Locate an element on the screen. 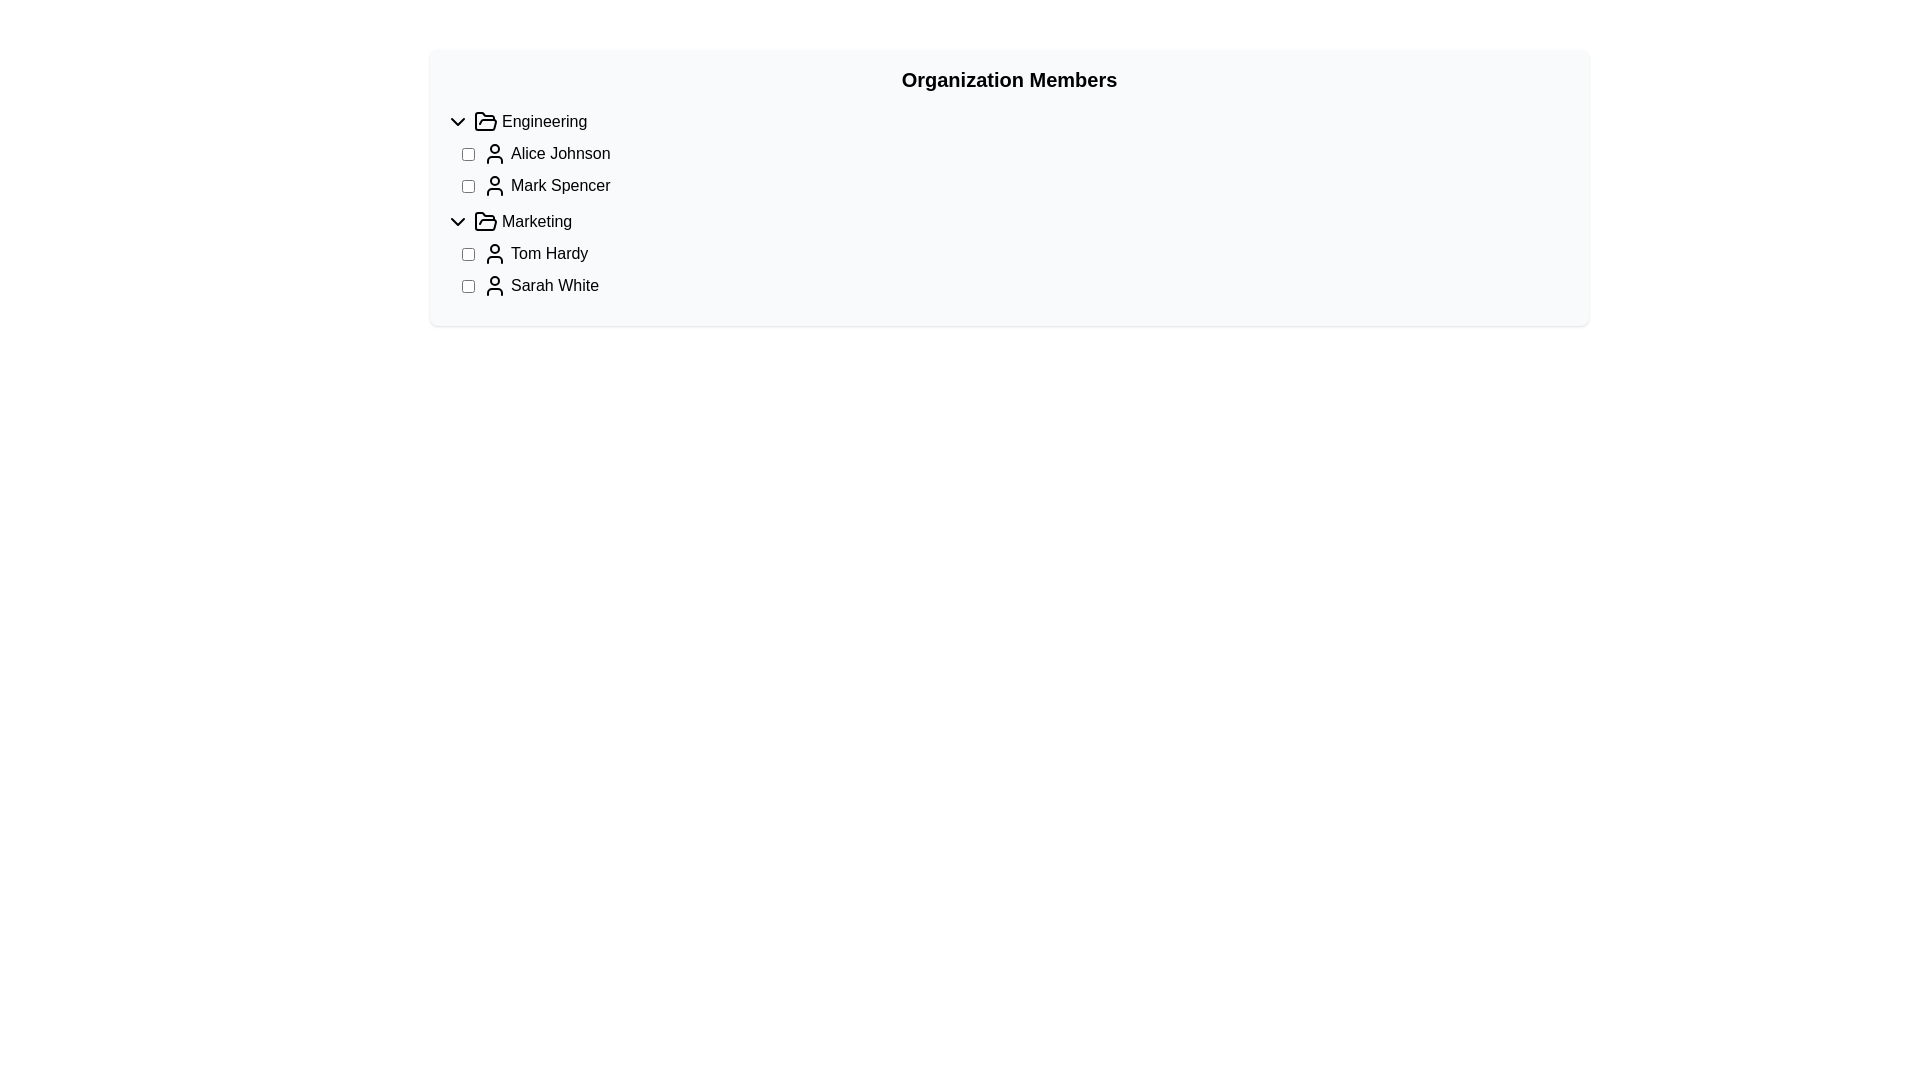  the SVG icon representing a user located in the 'Engineering' group under 'Organization Members', positioned to the left of 'Alice Johnson' is located at coordinates (494, 153).